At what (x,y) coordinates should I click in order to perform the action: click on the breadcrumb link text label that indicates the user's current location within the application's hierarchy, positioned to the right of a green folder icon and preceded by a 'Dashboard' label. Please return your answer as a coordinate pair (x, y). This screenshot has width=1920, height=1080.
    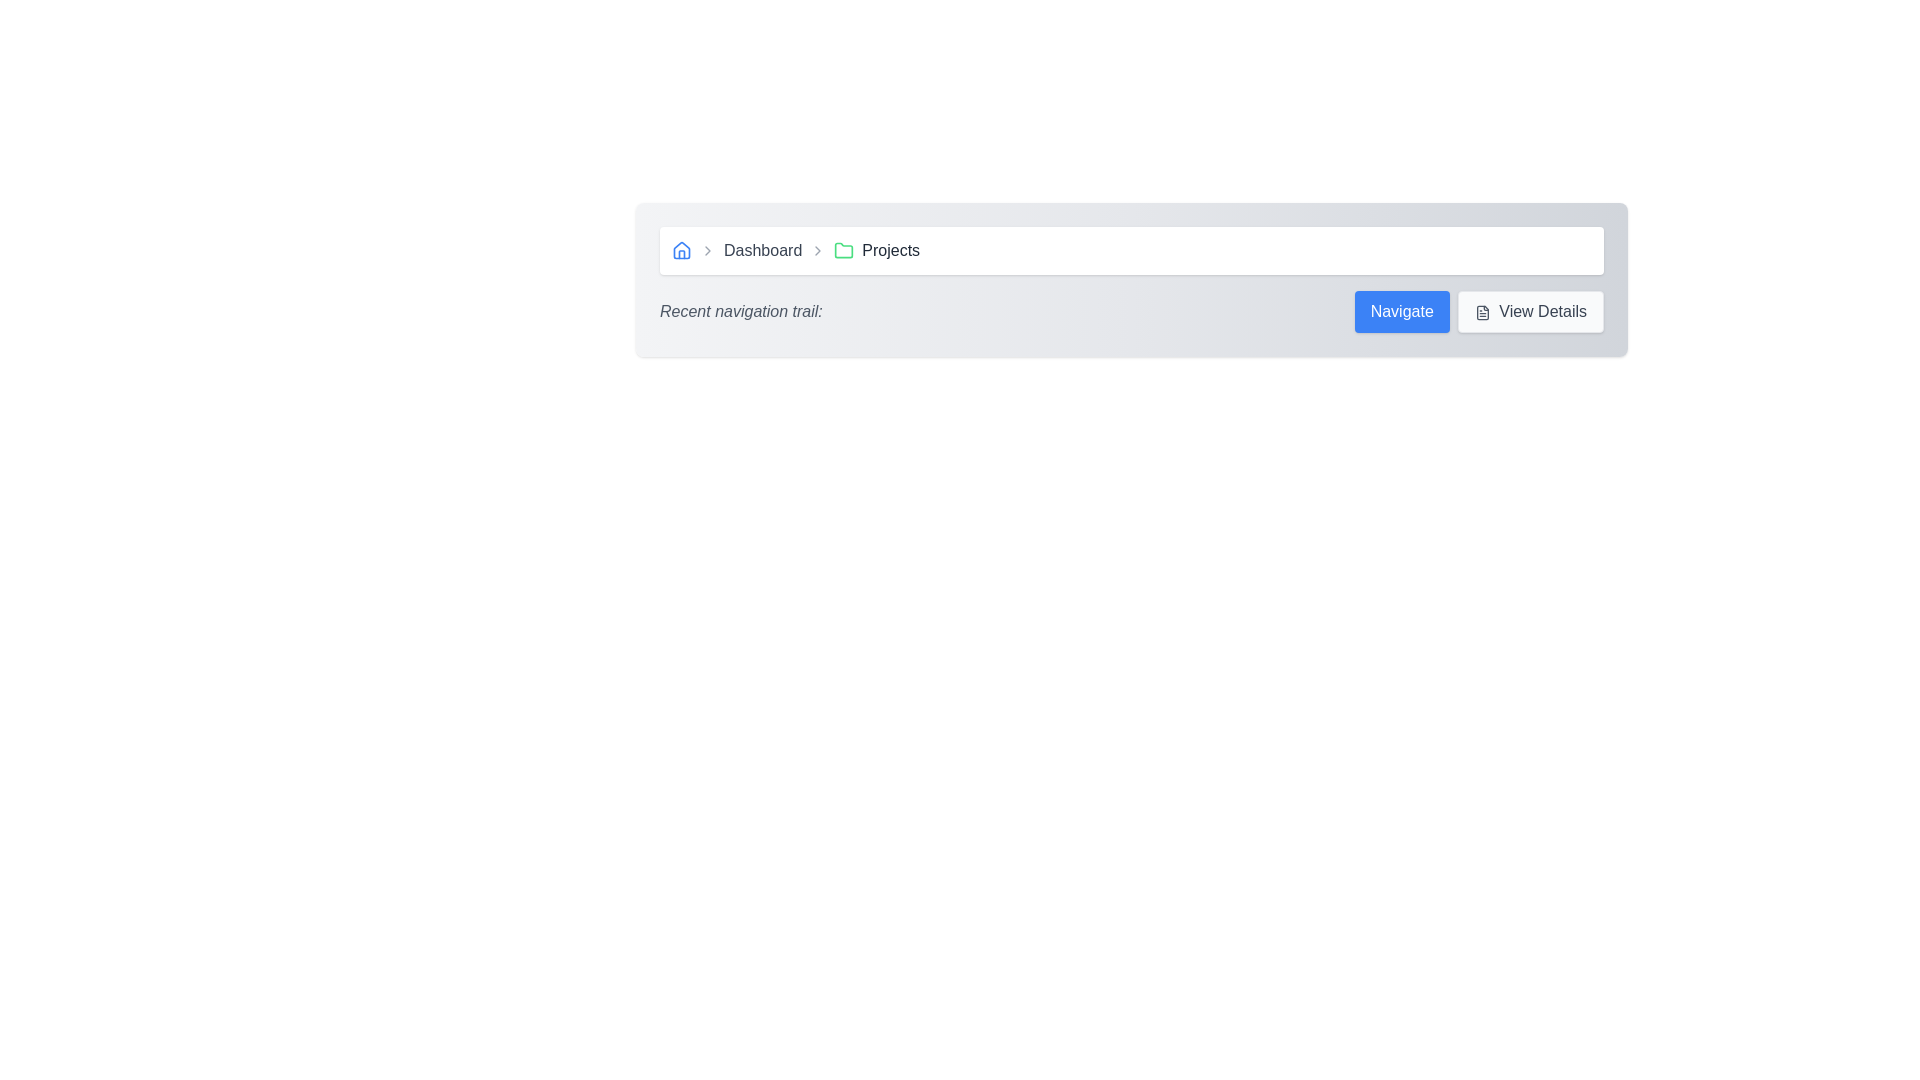
    Looking at the image, I should click on (890, 249).